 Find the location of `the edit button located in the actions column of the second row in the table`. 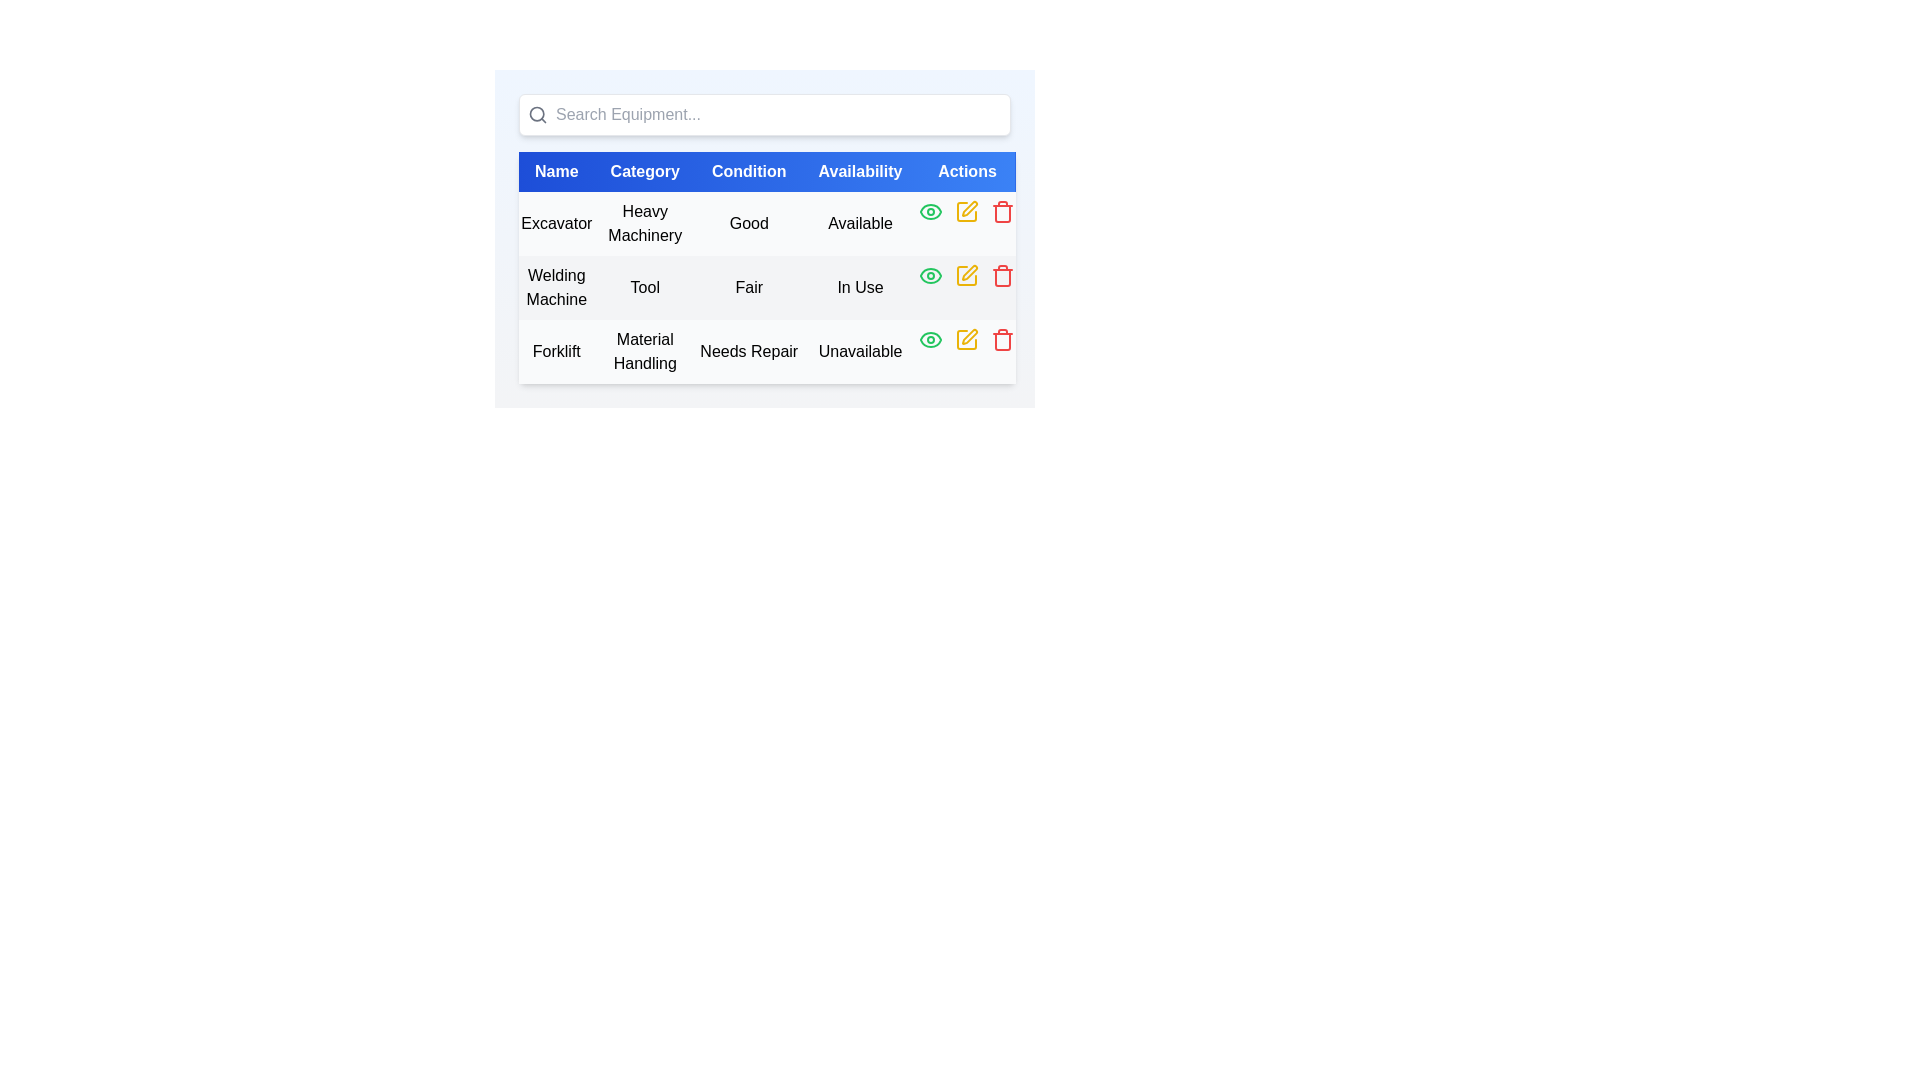

the edit button located in the actions column of the second row in the table is located at coordinates (967, 276).